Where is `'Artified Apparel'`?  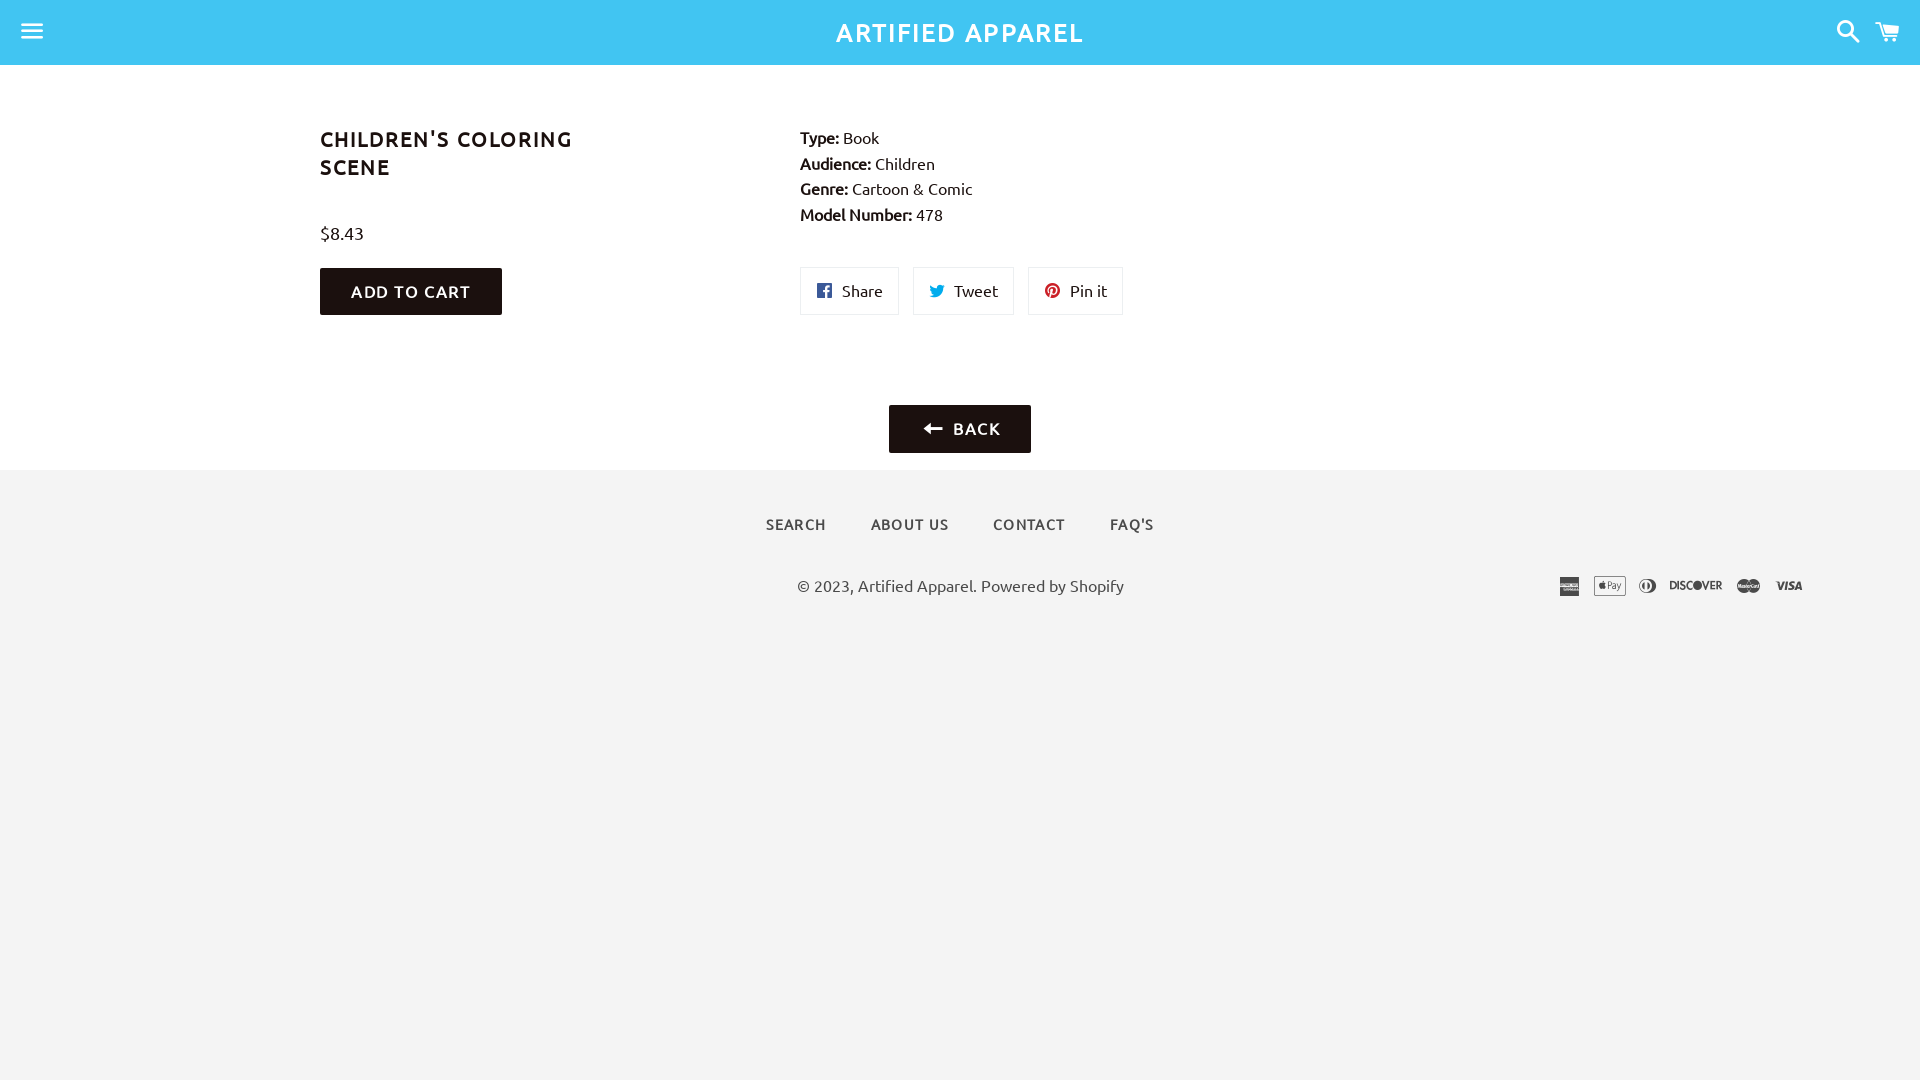 'Artified Apparel' is located at coordinates (914, 585).